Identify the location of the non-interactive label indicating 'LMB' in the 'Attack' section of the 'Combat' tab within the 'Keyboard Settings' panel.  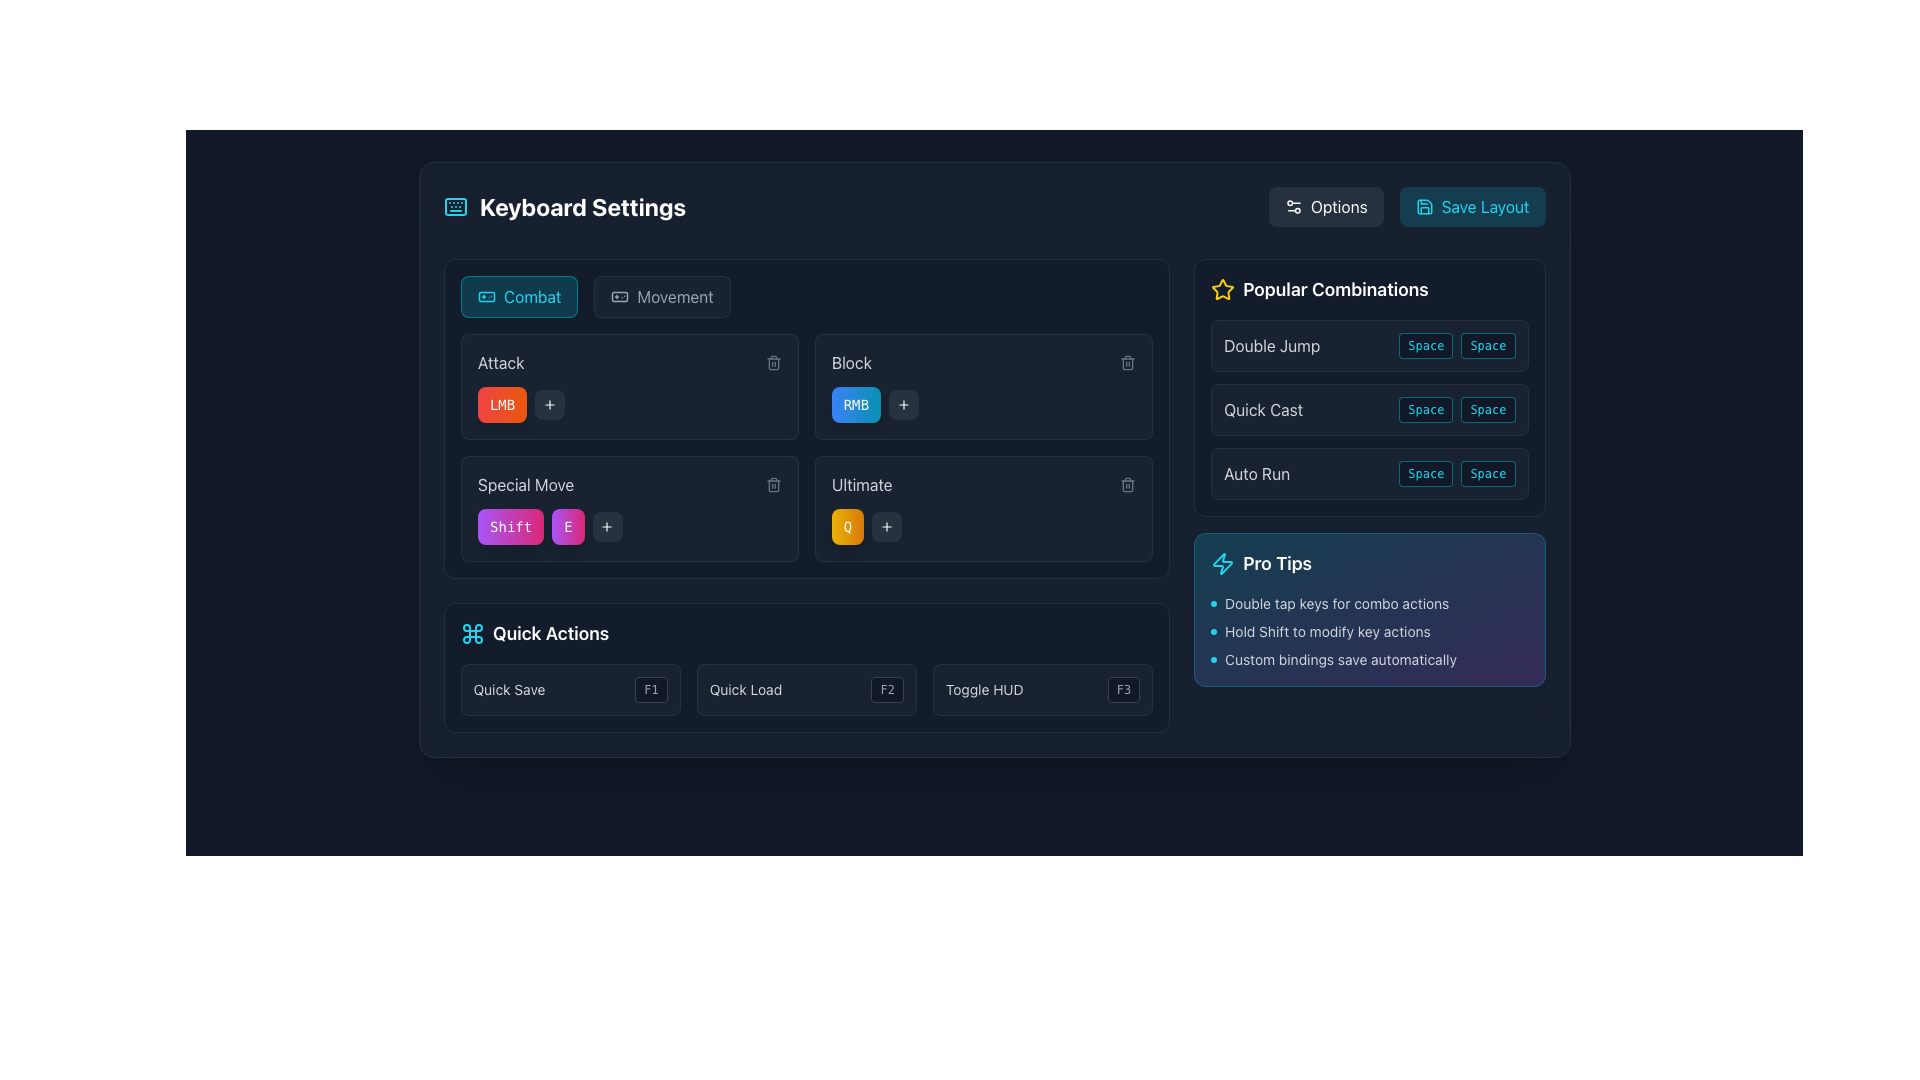
(502, 405).